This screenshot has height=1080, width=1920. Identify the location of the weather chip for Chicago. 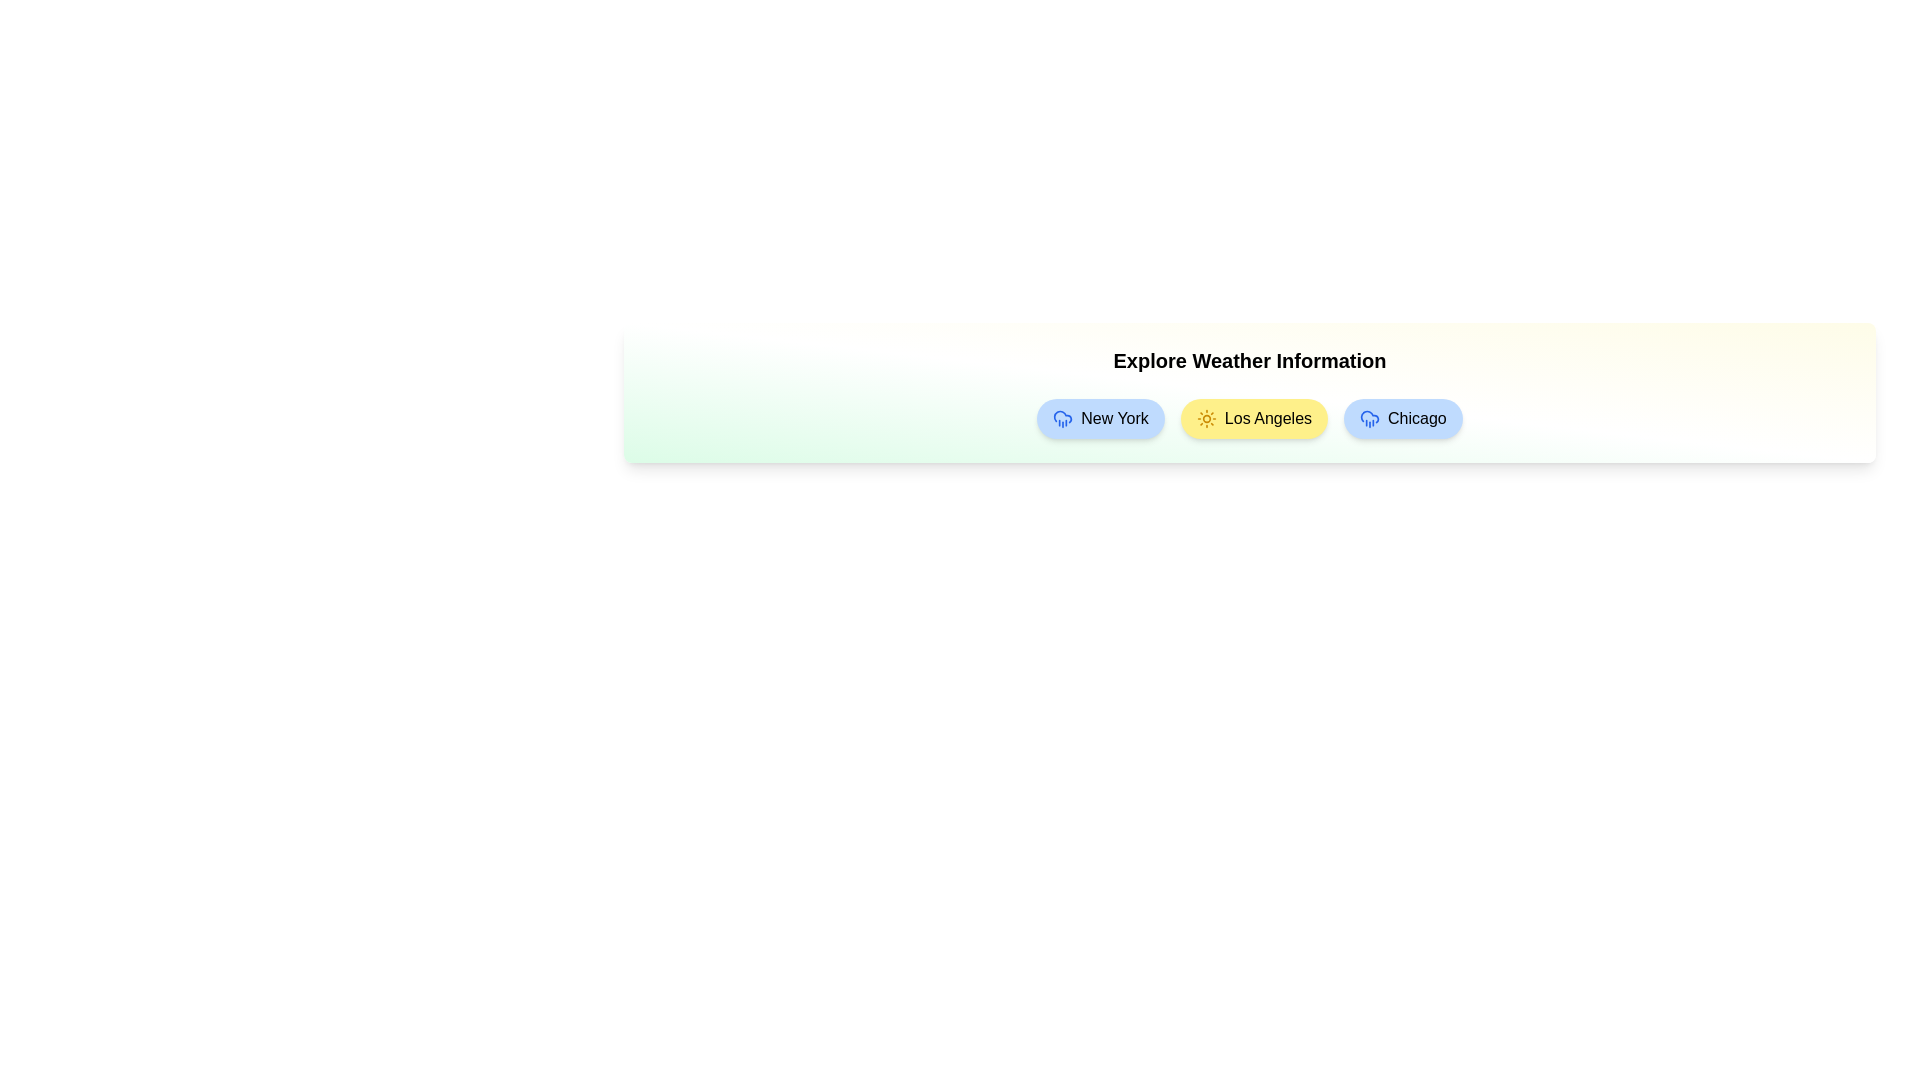
(1401, 418).